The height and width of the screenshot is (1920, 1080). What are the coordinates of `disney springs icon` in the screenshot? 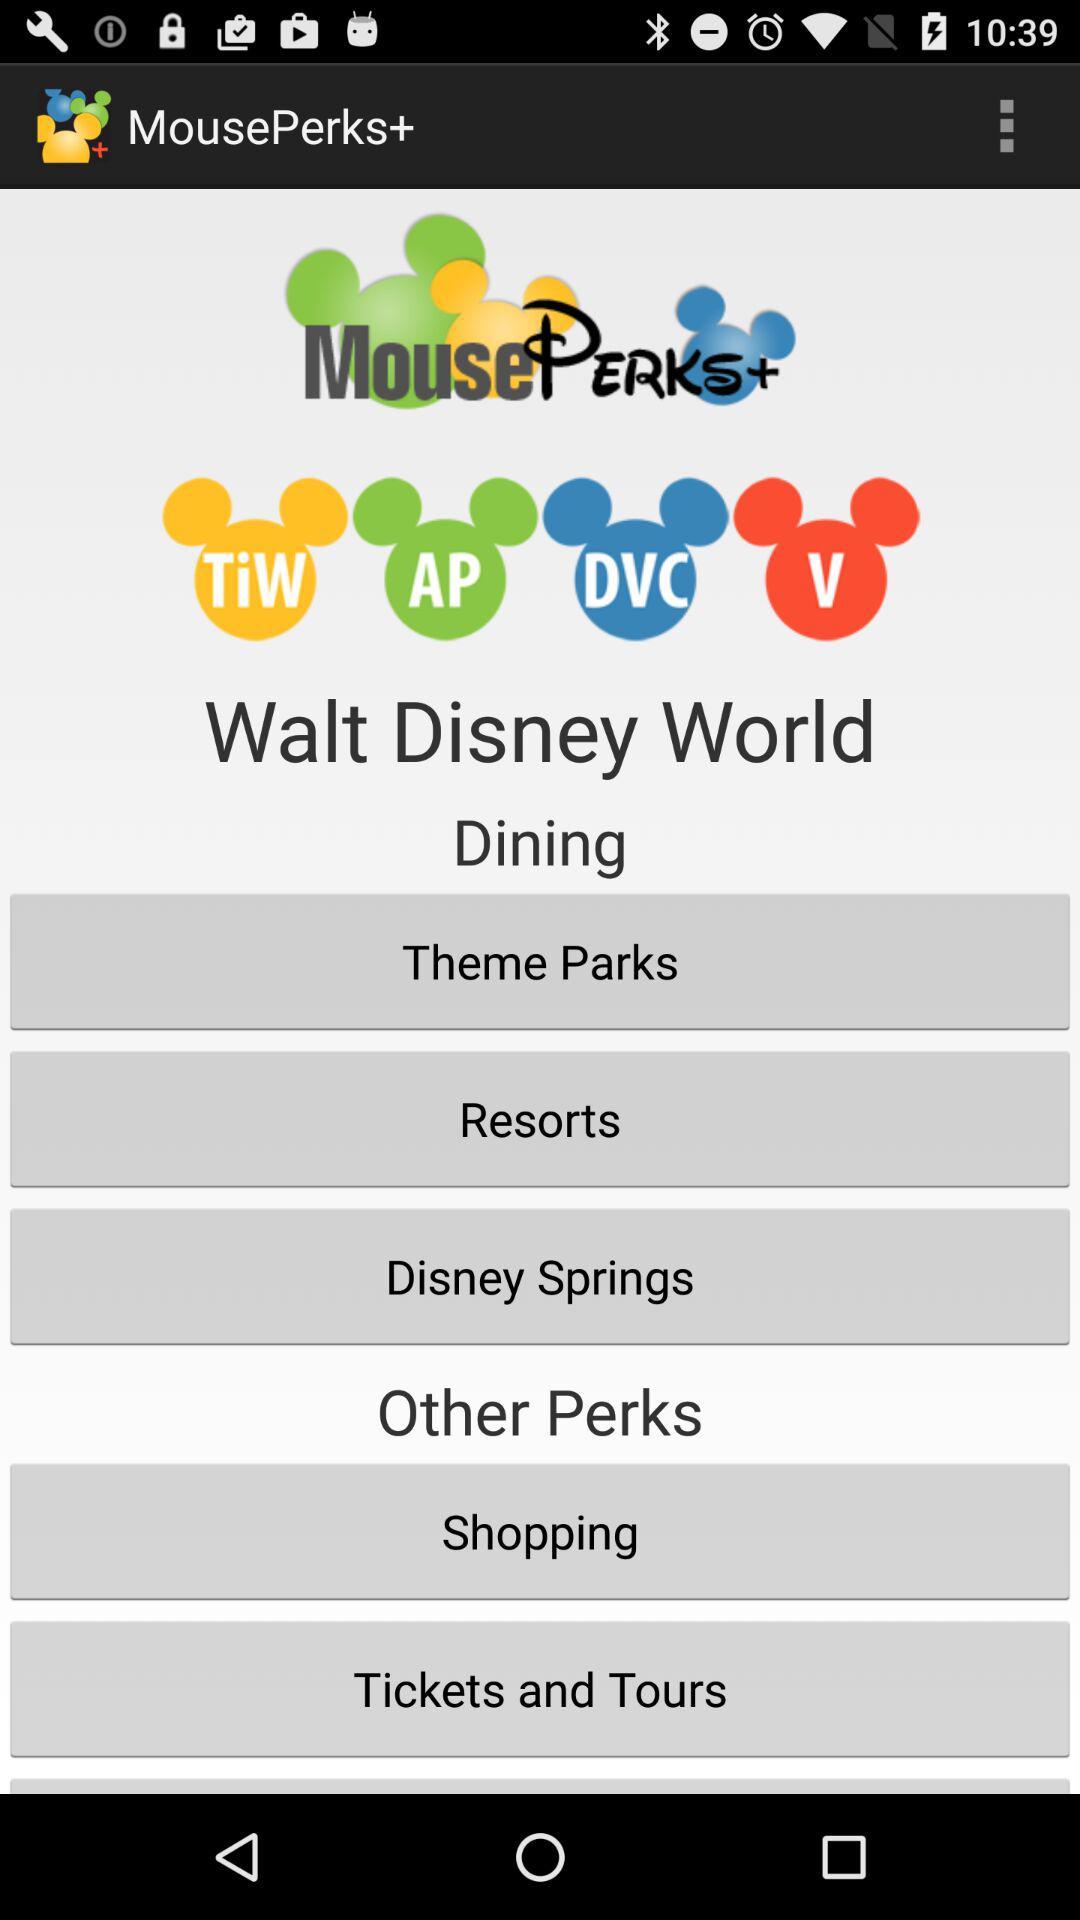 It's located at (540, 1275).